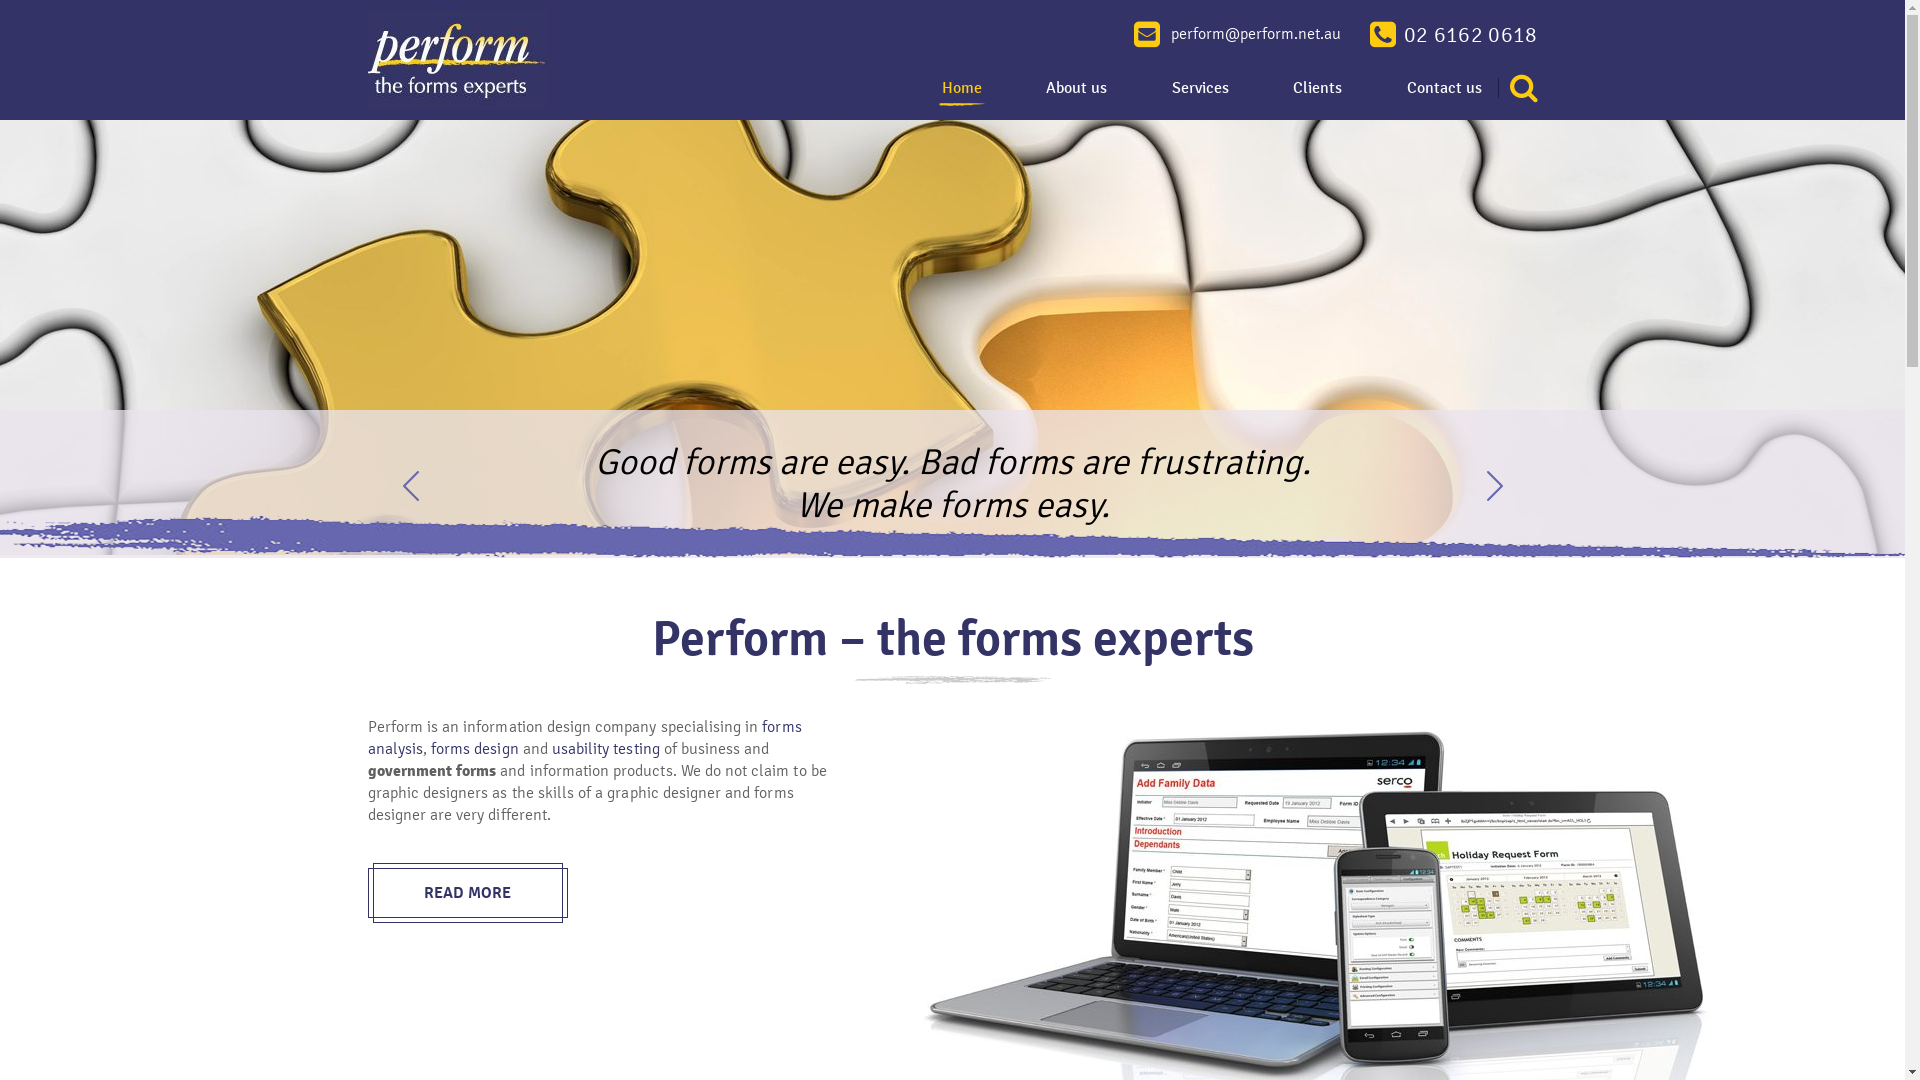 This screenshot has height=1080, width=1920. What do you see at coordinates (467, 892) in the screenshot?
I see `'READ MORE'` at bounding box center [467, 892].